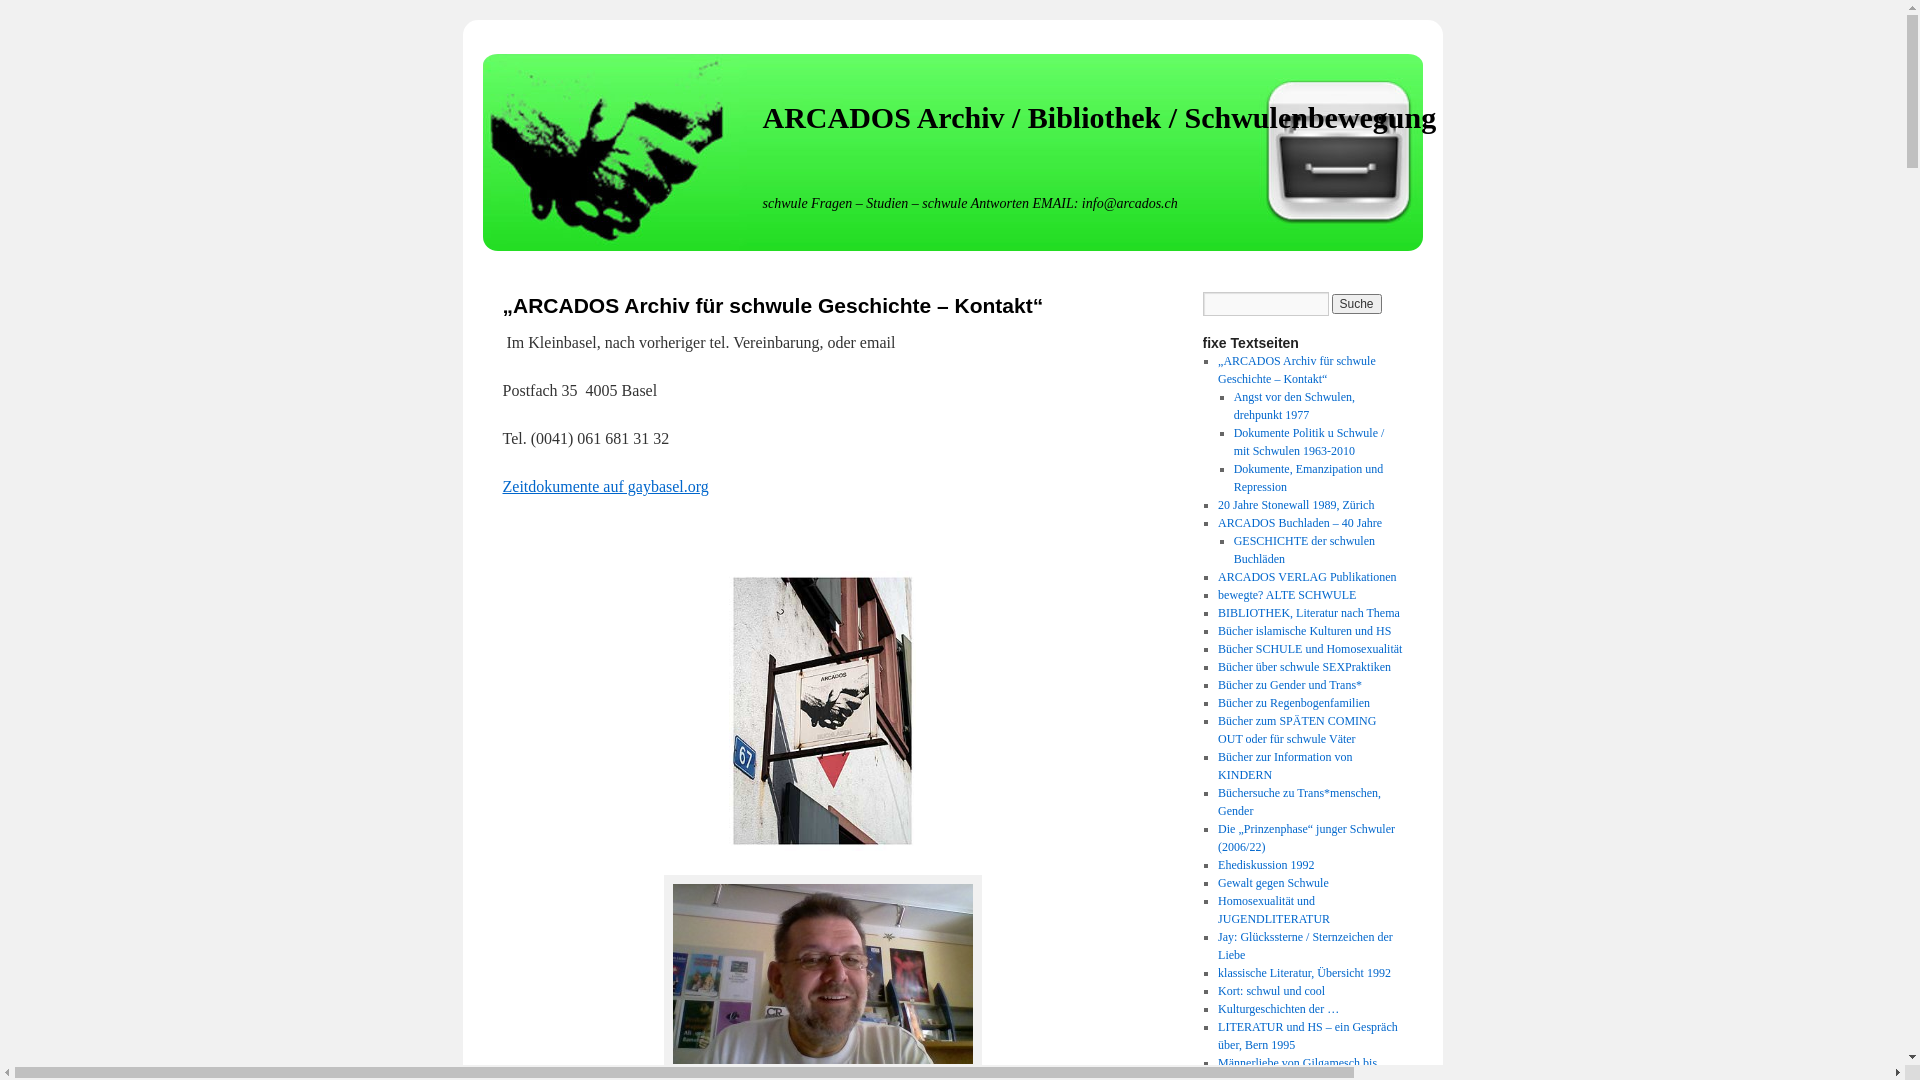 The image size is (1920, 1080). Describe the element at coordinates (1272, 882) in the screenshot. I see `'Gewalt gegen Schwule'` at that location.